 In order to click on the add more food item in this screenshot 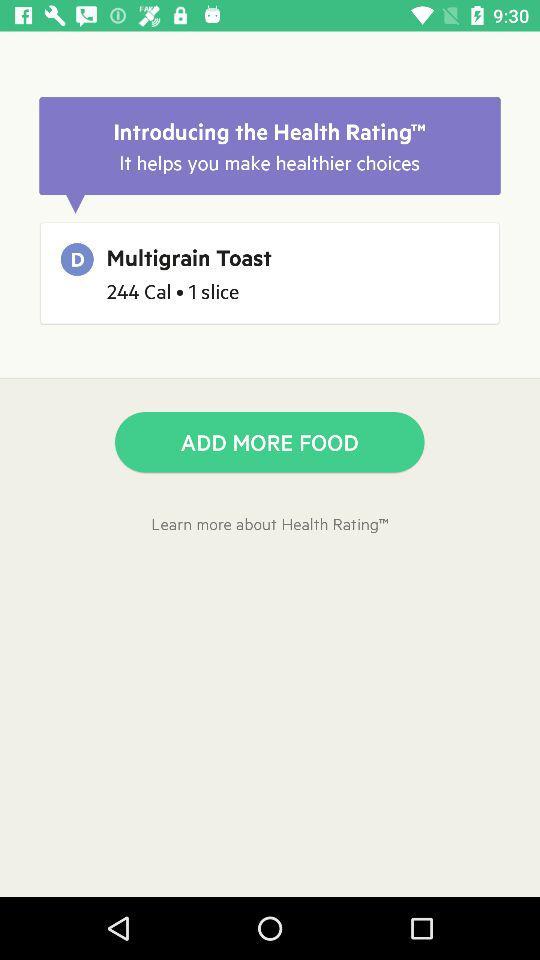, I will do `click(269, 442)`.